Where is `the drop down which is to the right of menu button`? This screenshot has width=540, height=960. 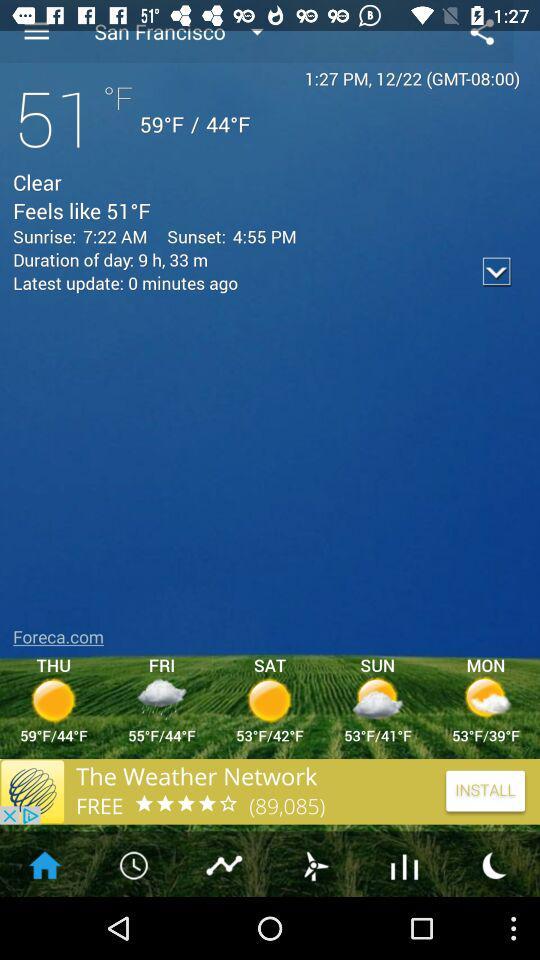
the drop down which is to the right of menu button is located at coordinates (192, 30).